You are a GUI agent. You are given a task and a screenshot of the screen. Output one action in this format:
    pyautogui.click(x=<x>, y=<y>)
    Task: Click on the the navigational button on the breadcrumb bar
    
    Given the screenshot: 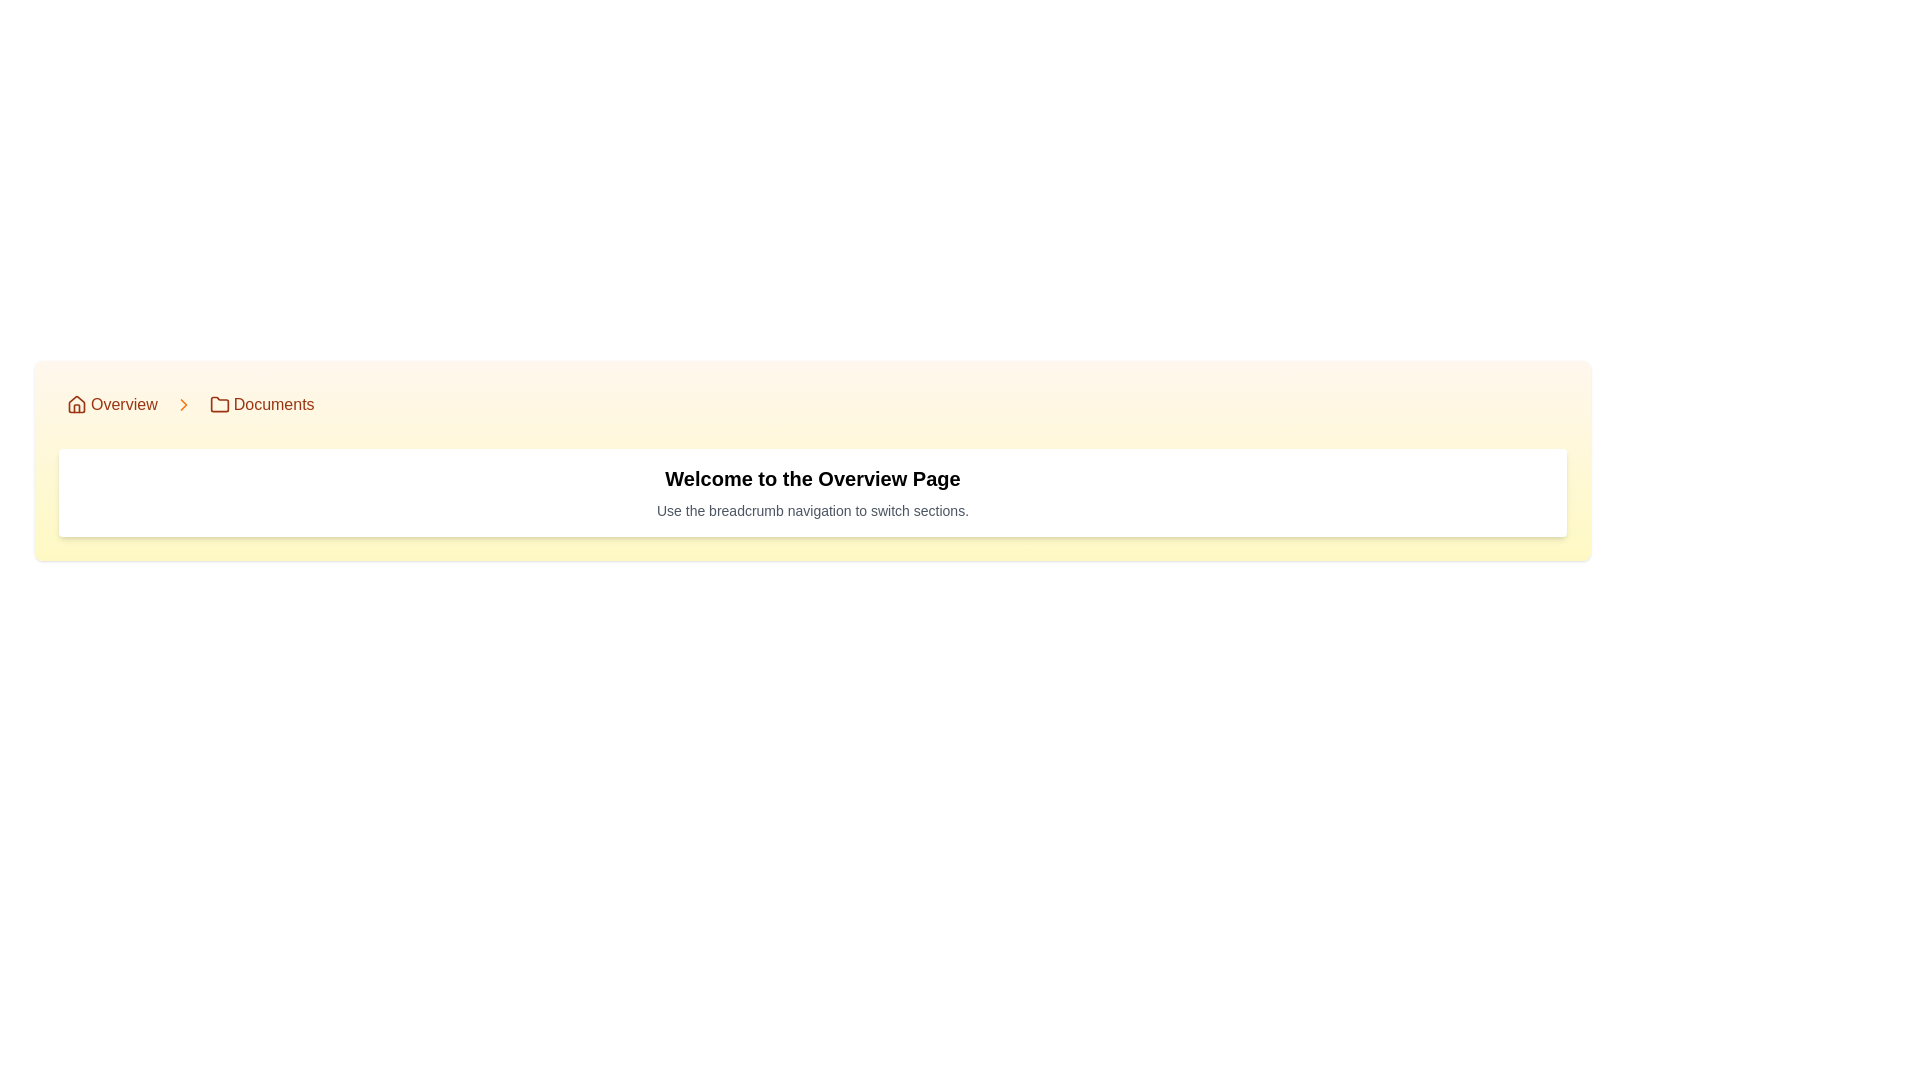 What is the action you would take?
    pyautogui.click(x=111, y=405)
    